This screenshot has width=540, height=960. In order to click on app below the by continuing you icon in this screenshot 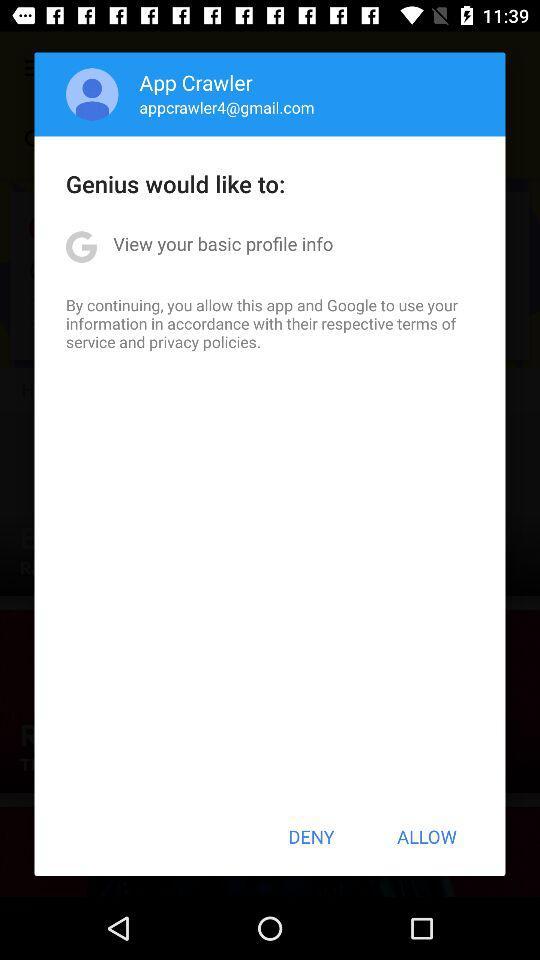, I will do `click(311, 836)`.